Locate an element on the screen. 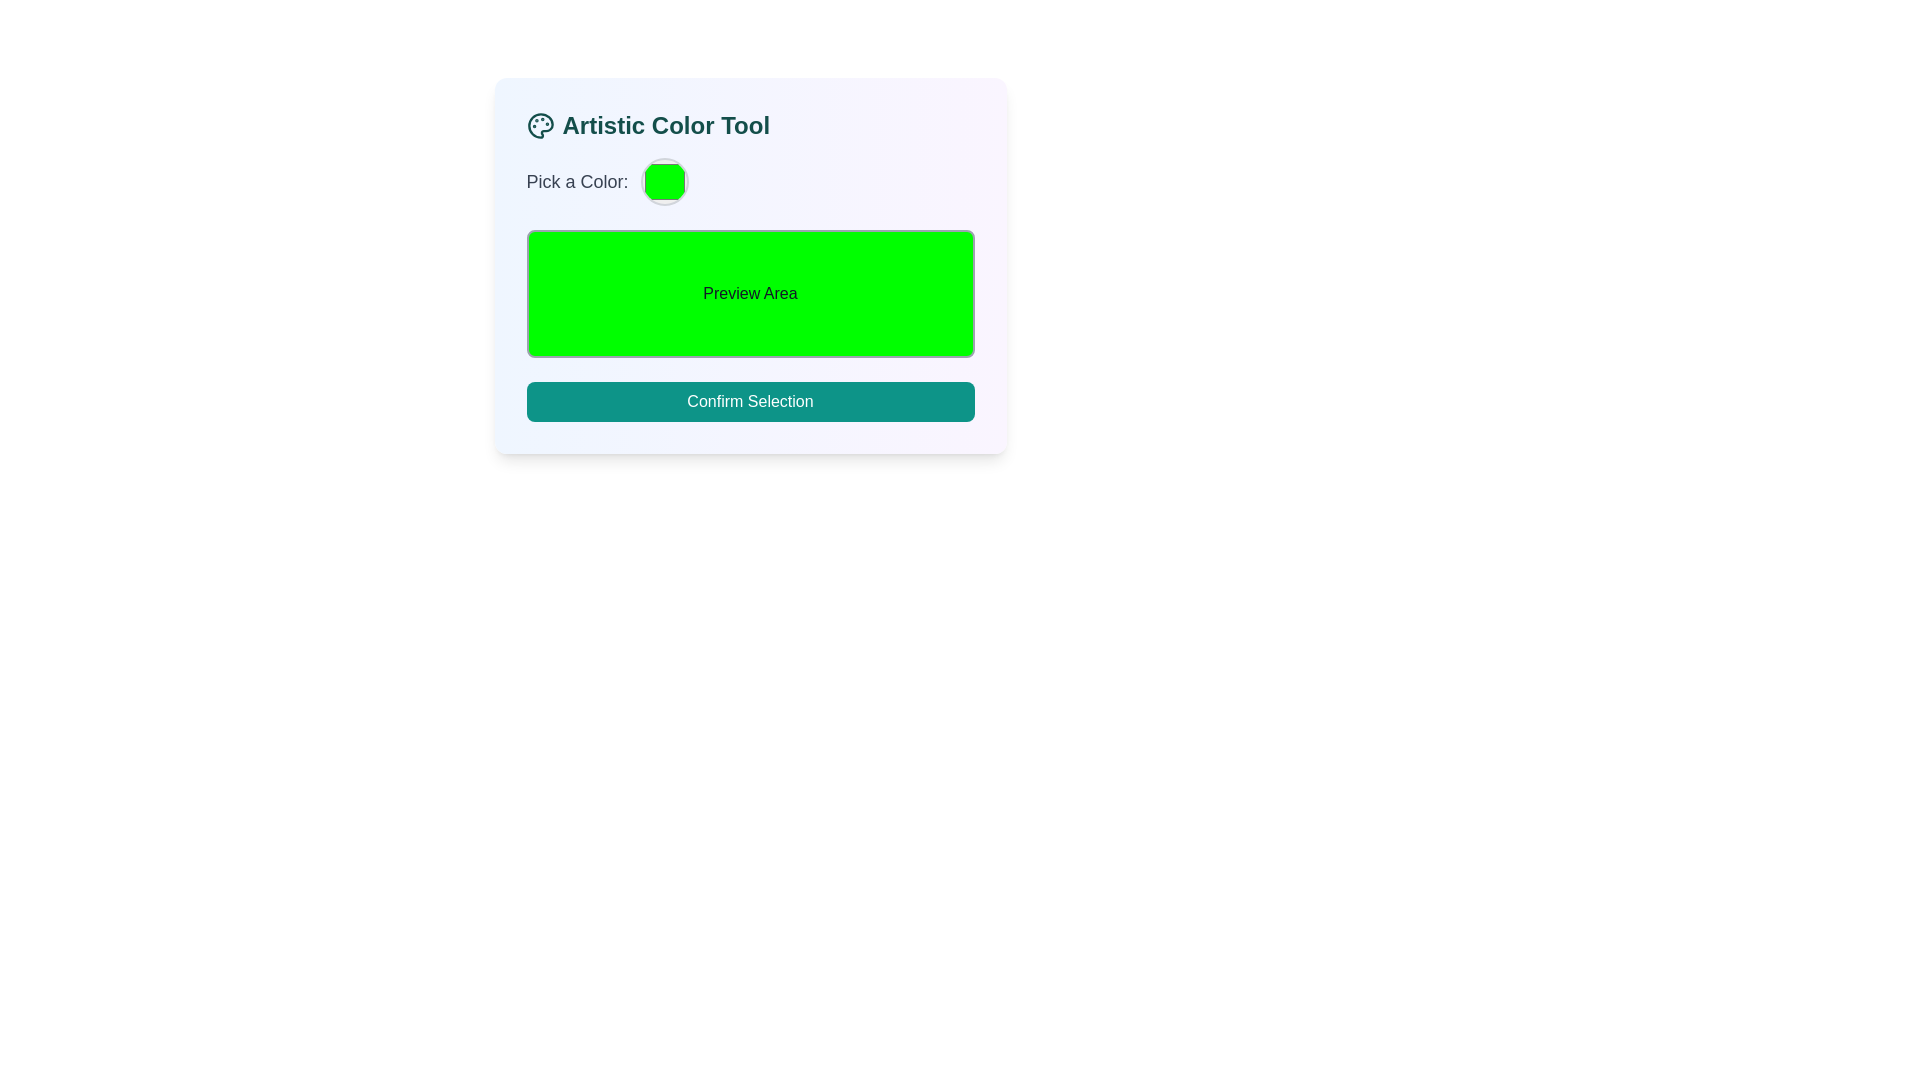  the green preview area labeled 'Preview Area' in the color picker component of the 'Artistic Color Tool' is located at coordinates (749, 289).